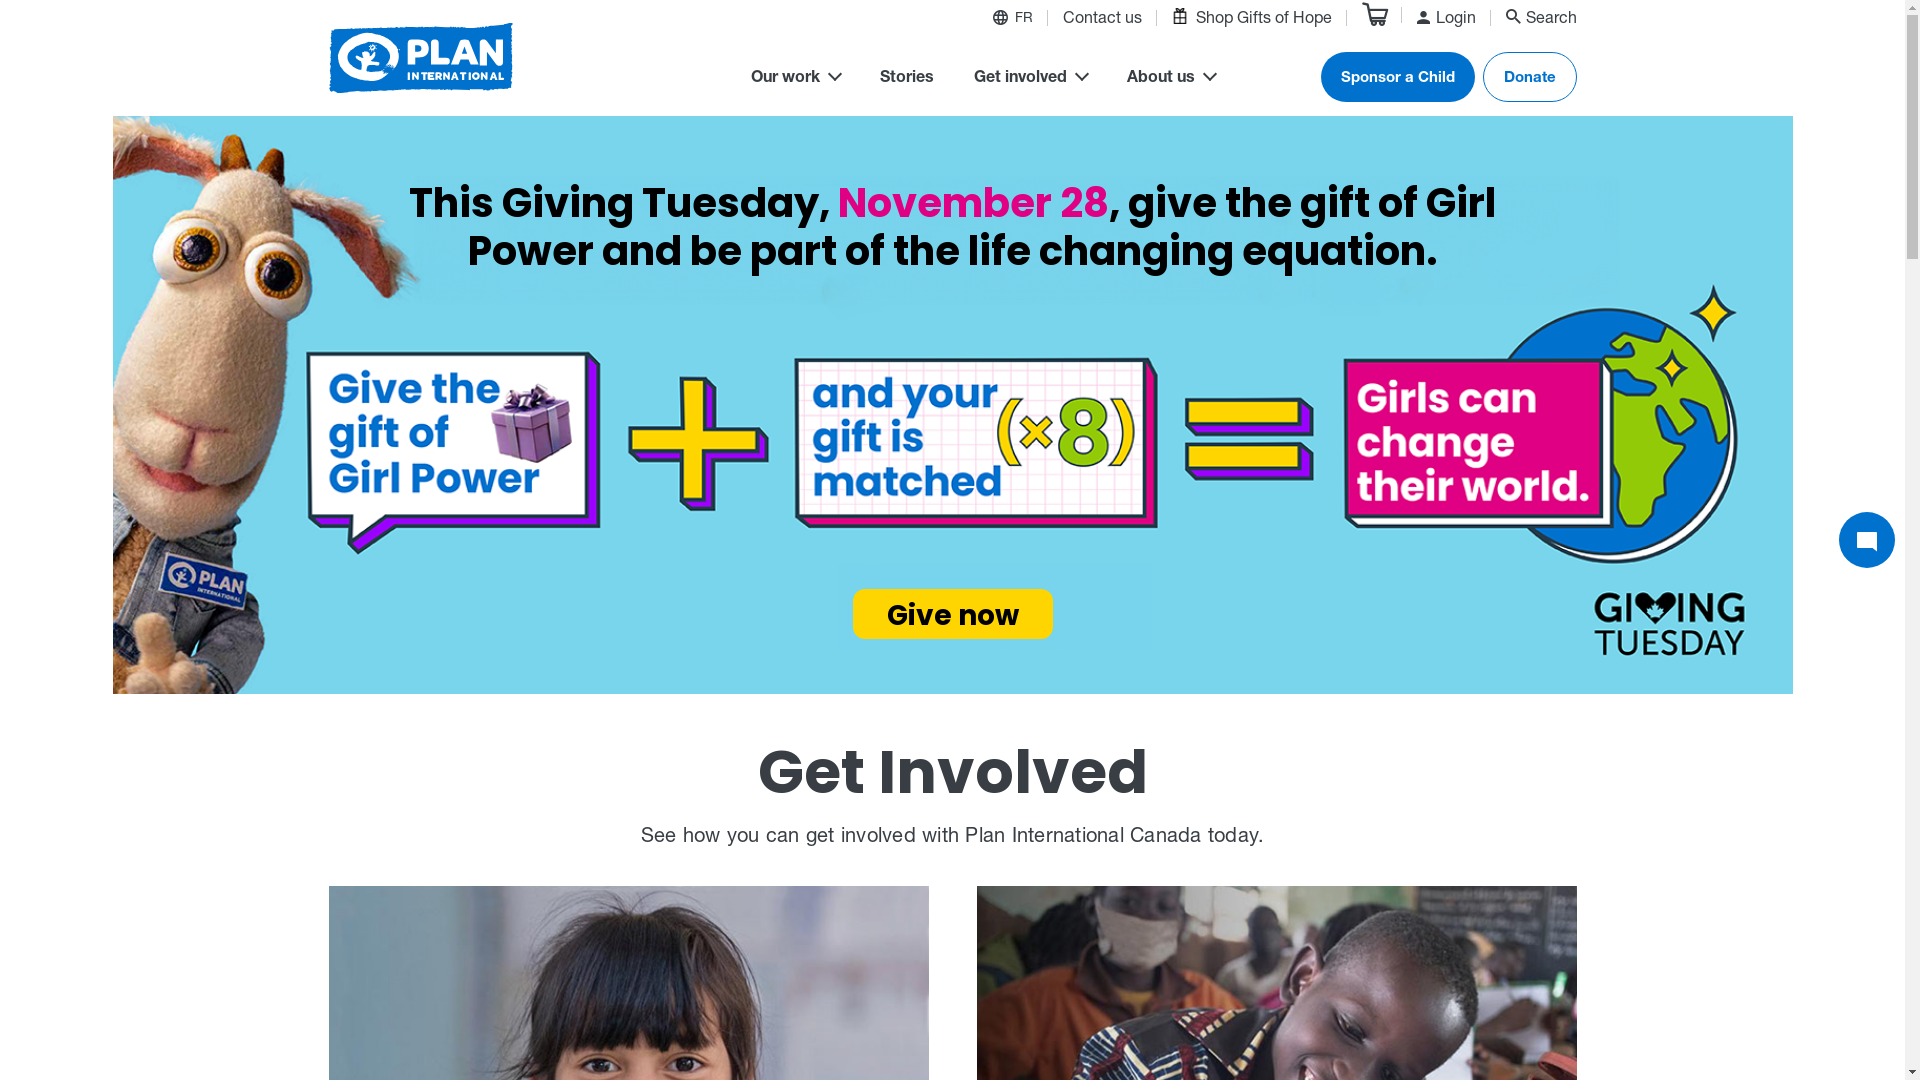  Describe the element at coordinates (950, 612) in the screenshot. I see `'Give now'` at that location.